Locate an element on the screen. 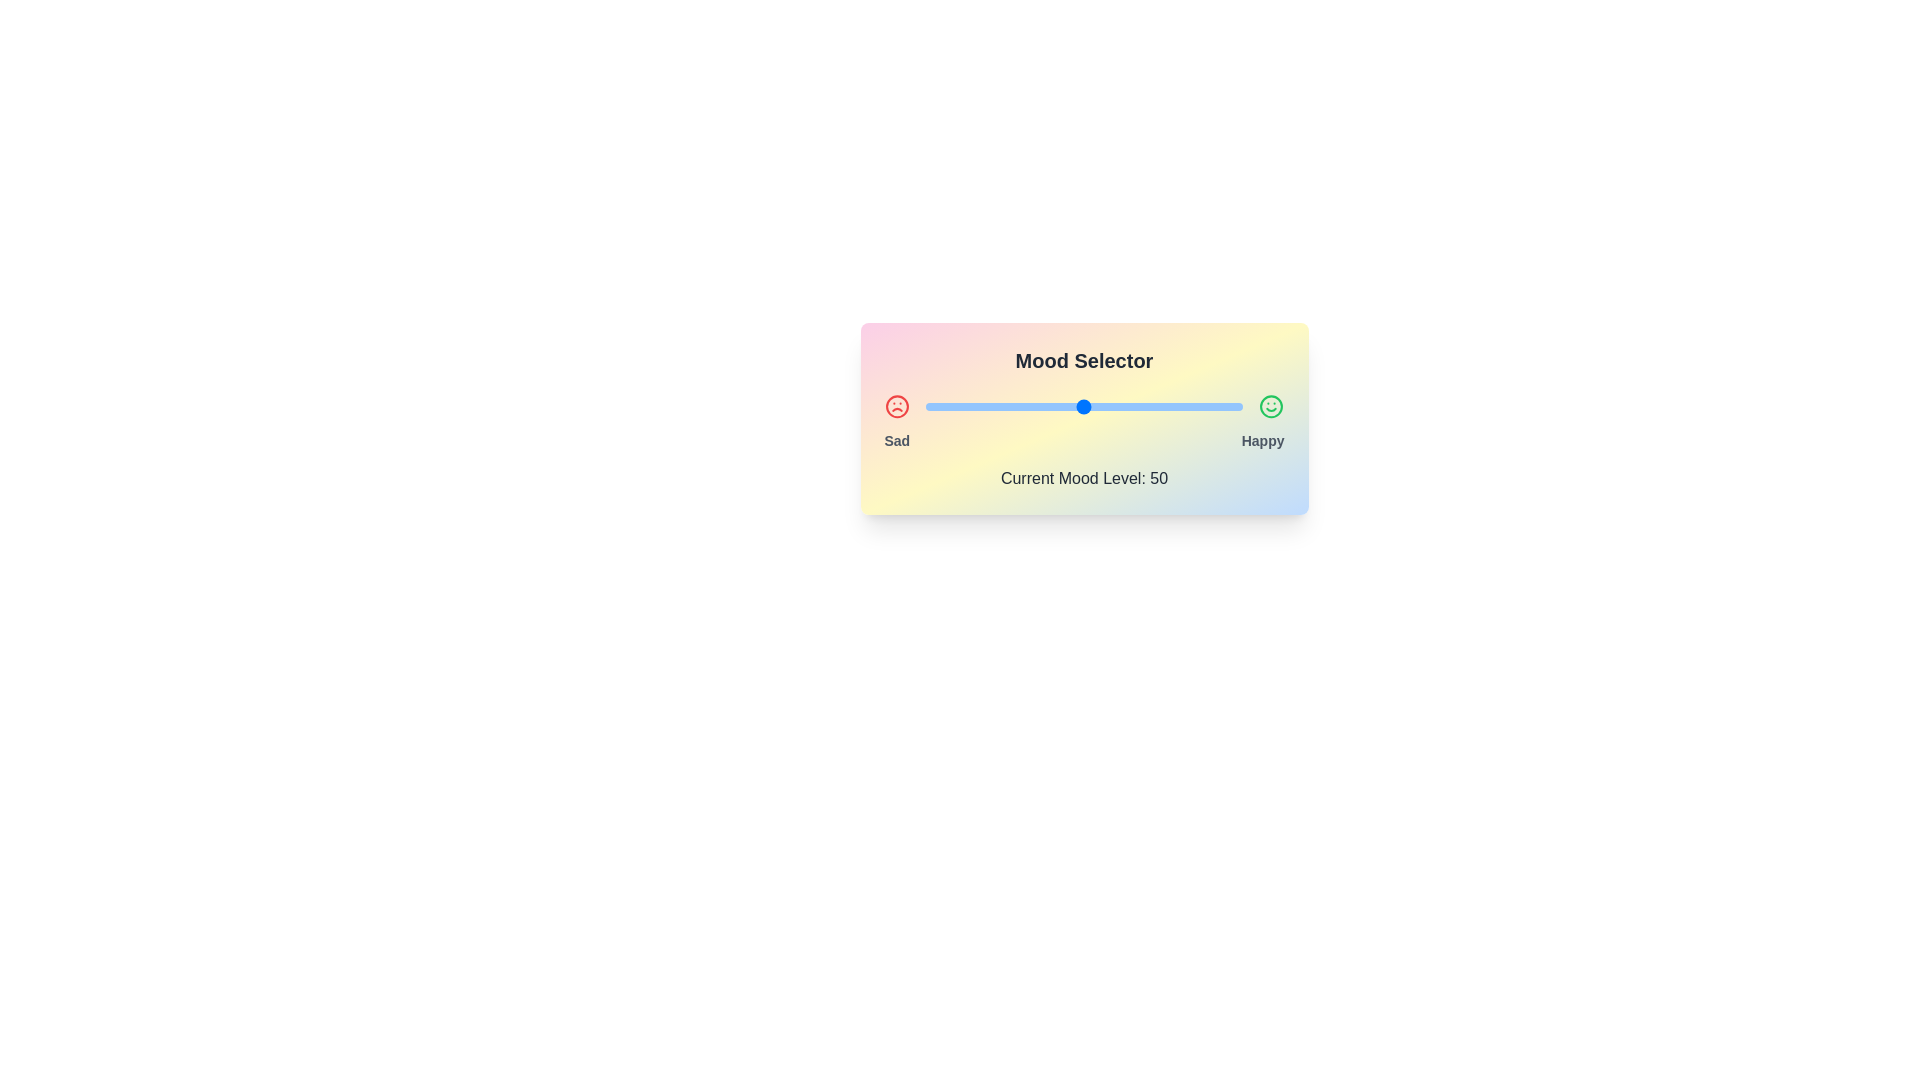 The width and height of the screenshot is (1920, 1080). the mood level to 81 by interacting with the slider is located at coordinates (1182, 406).